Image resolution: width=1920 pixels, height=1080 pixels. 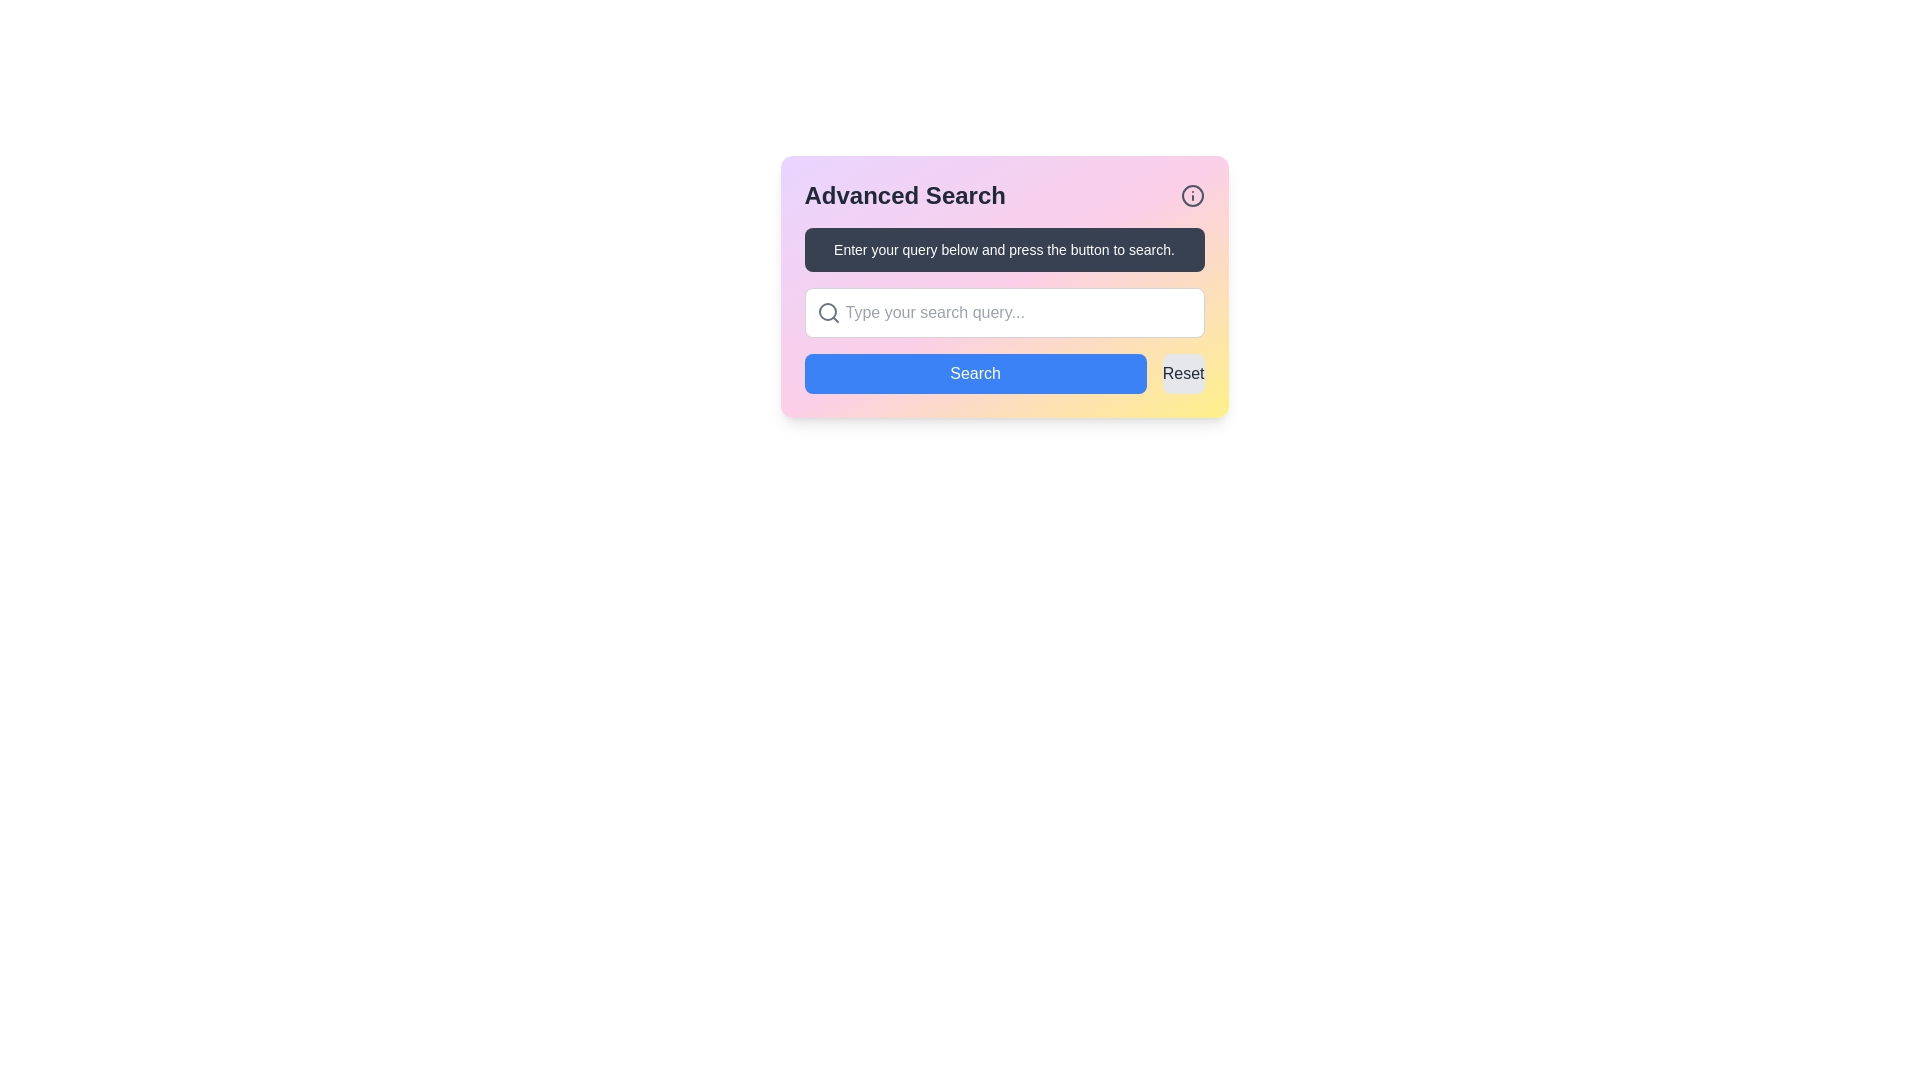 I want to click on the primary text input field in the 'Advanced Search' component, so click(x=1004, y=312).